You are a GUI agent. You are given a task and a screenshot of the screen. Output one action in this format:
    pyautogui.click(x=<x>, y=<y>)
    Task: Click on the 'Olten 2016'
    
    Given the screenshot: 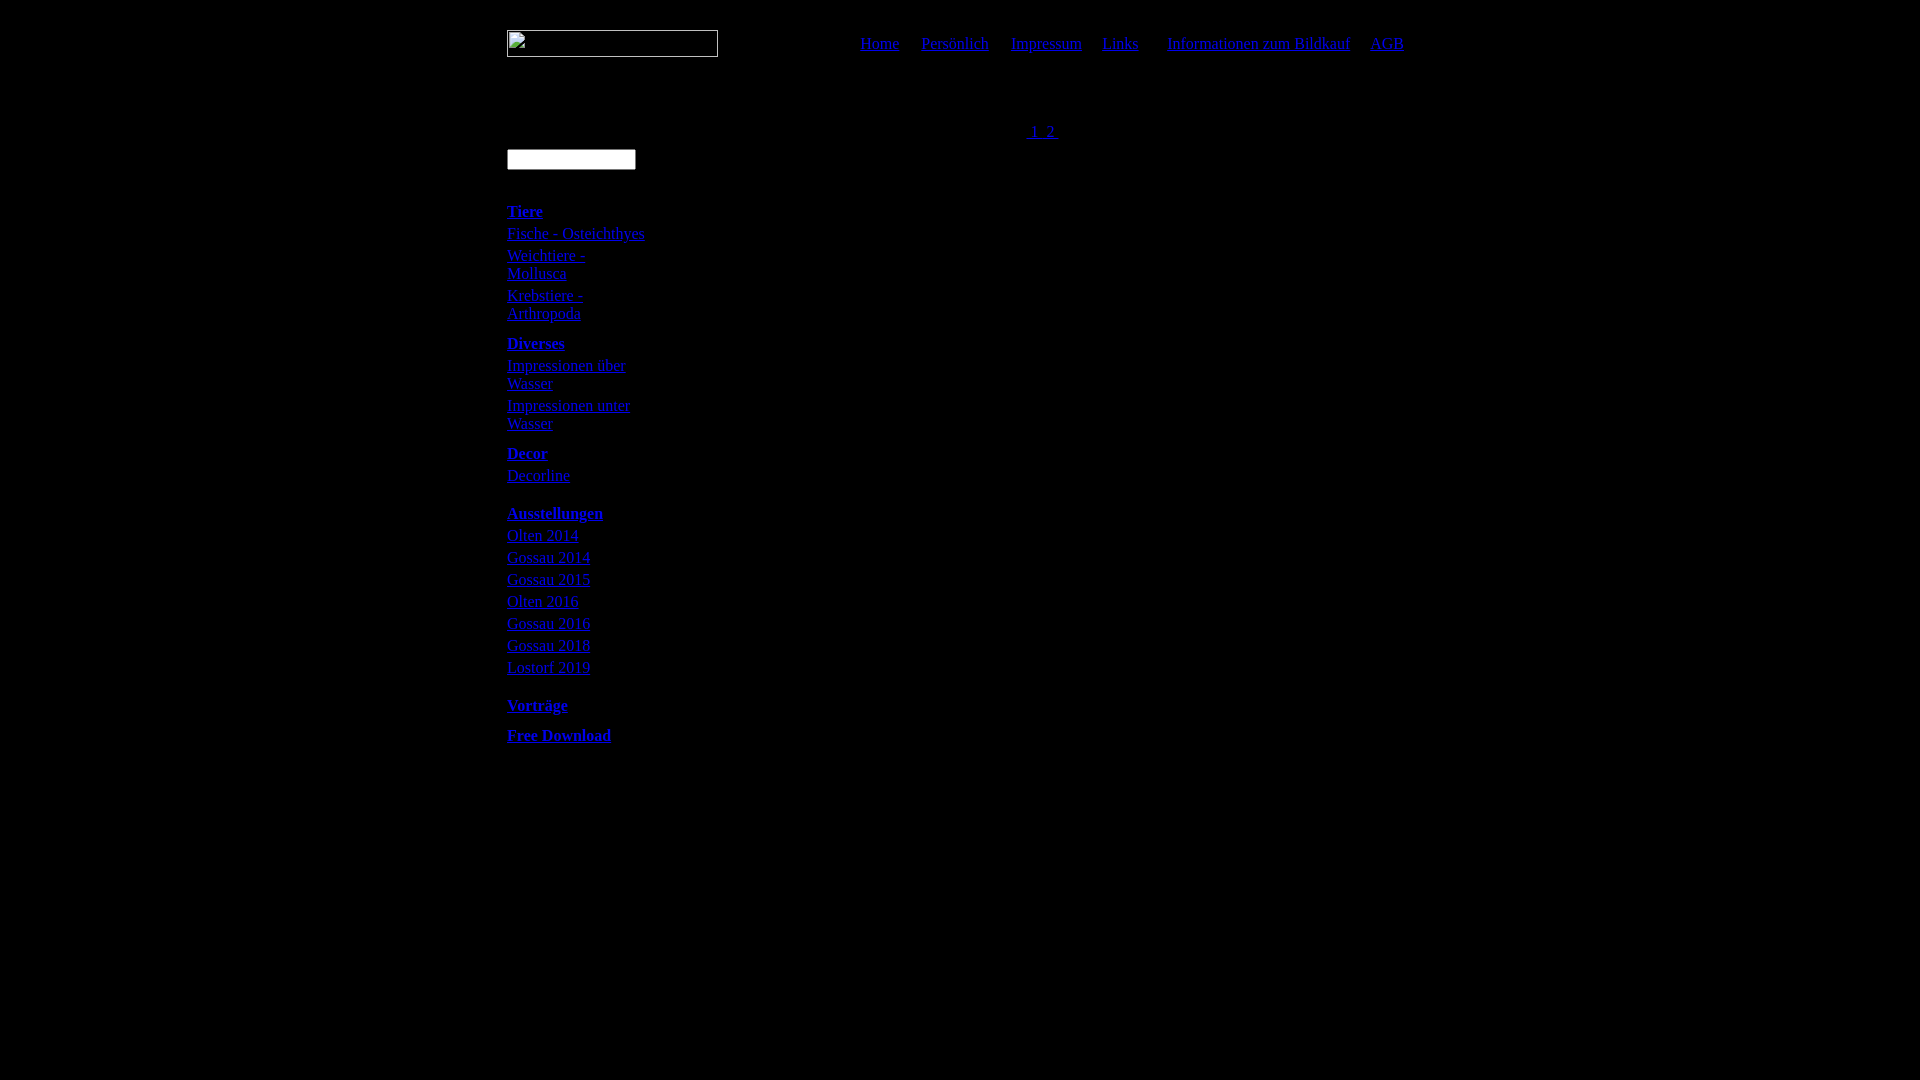 What is the action you would take?
    pyautogui.click(x=507, y=600)
    